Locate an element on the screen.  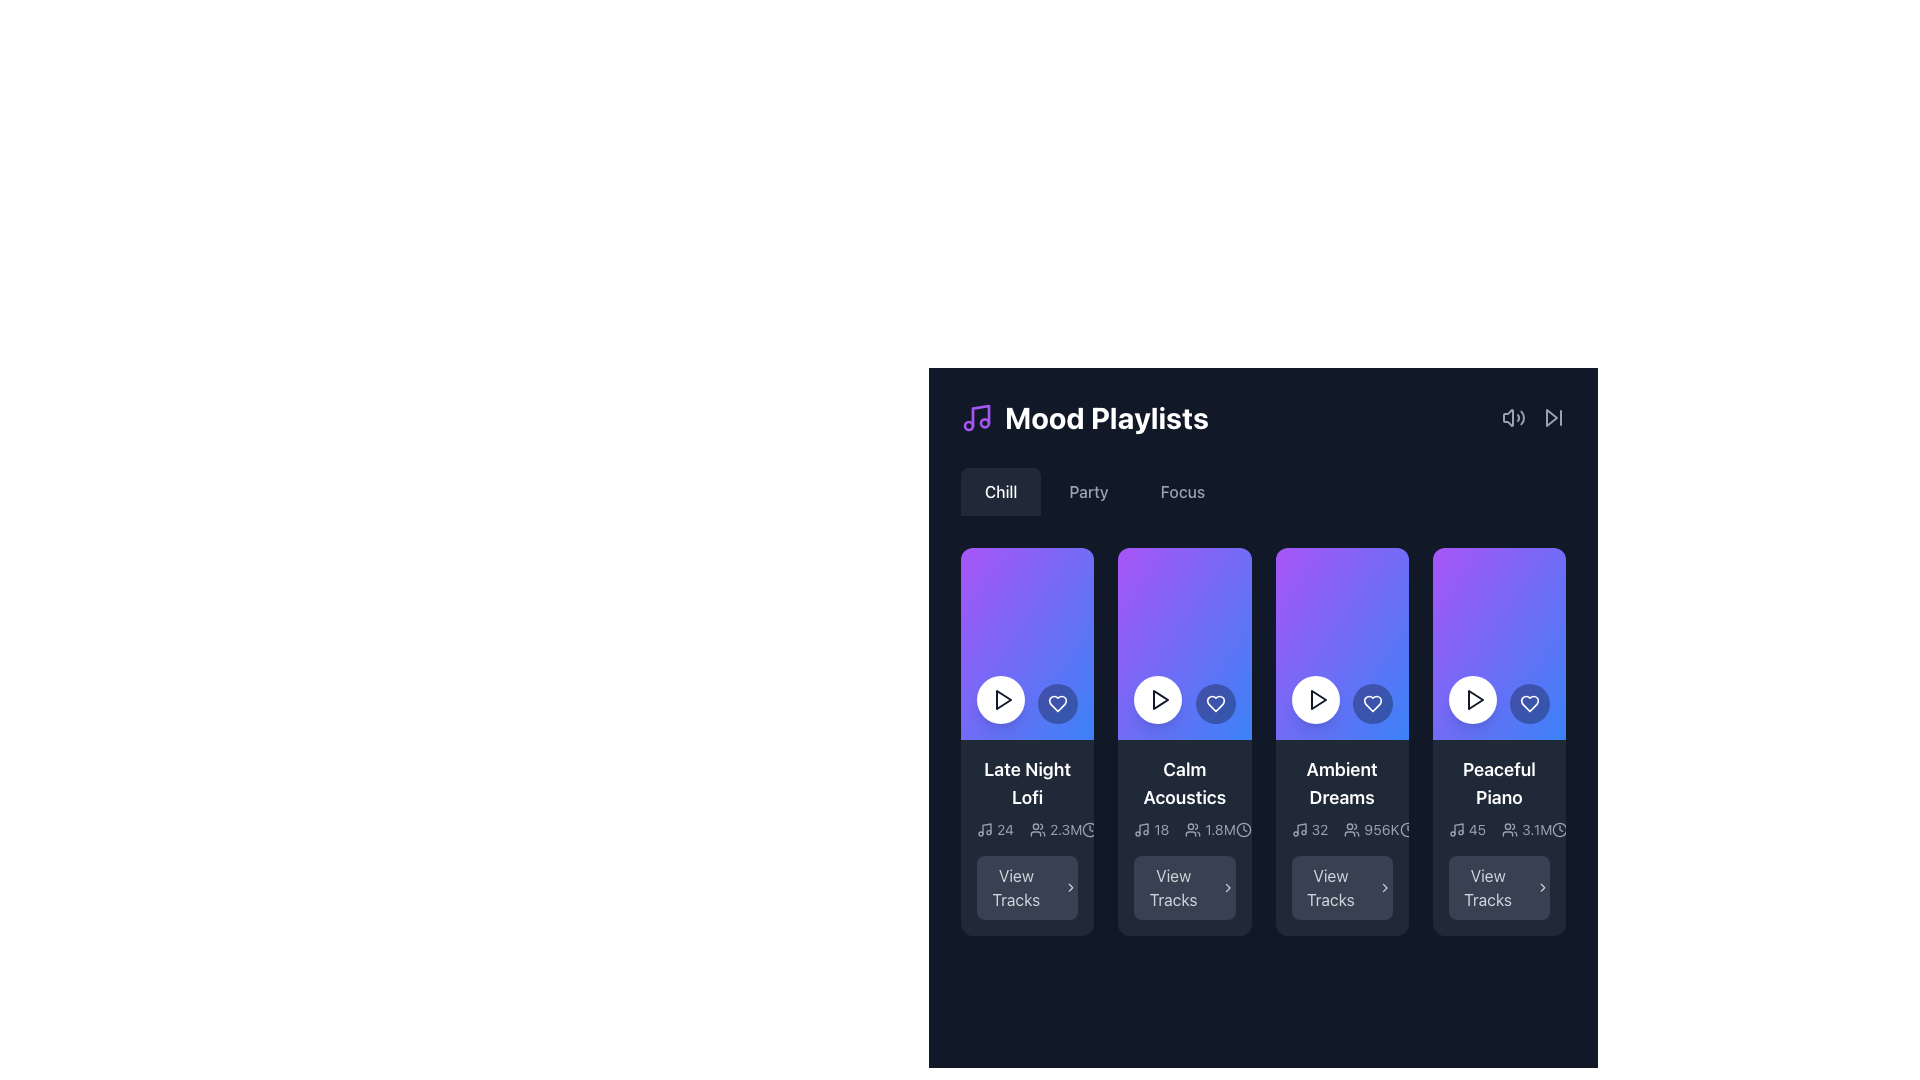
the icon-text pair component displaying the popularity or user count for the 'Ambient Dreams' playlist, located below its title and next to another icon-text pair in the third card of the playlist section is located at coordinates (1342, 829).